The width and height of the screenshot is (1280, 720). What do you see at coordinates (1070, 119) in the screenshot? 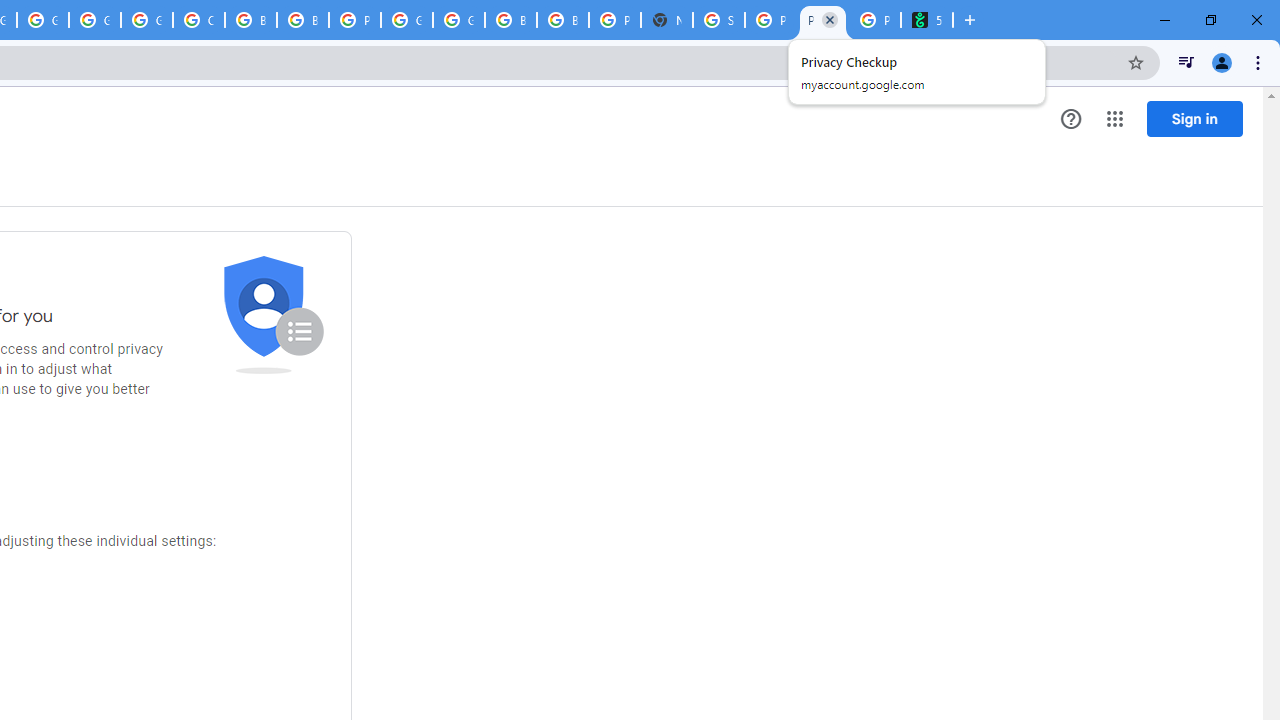
I see `'Help'` at bounding box center [1070, 119].